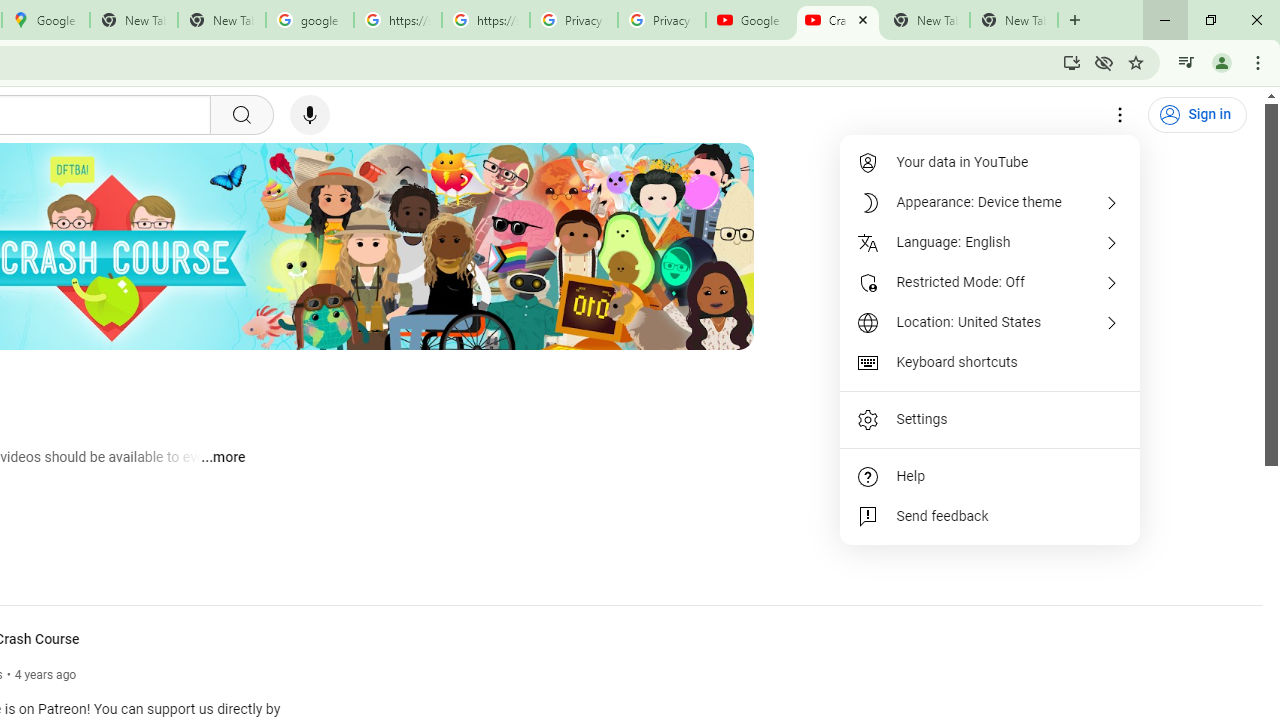 The width and height of the screenshot is (1280, 720). What do you see at coordinates (1071, 61) in the screenshot?
I see `'Install YouTube'` at bounding box center [1071, 61].